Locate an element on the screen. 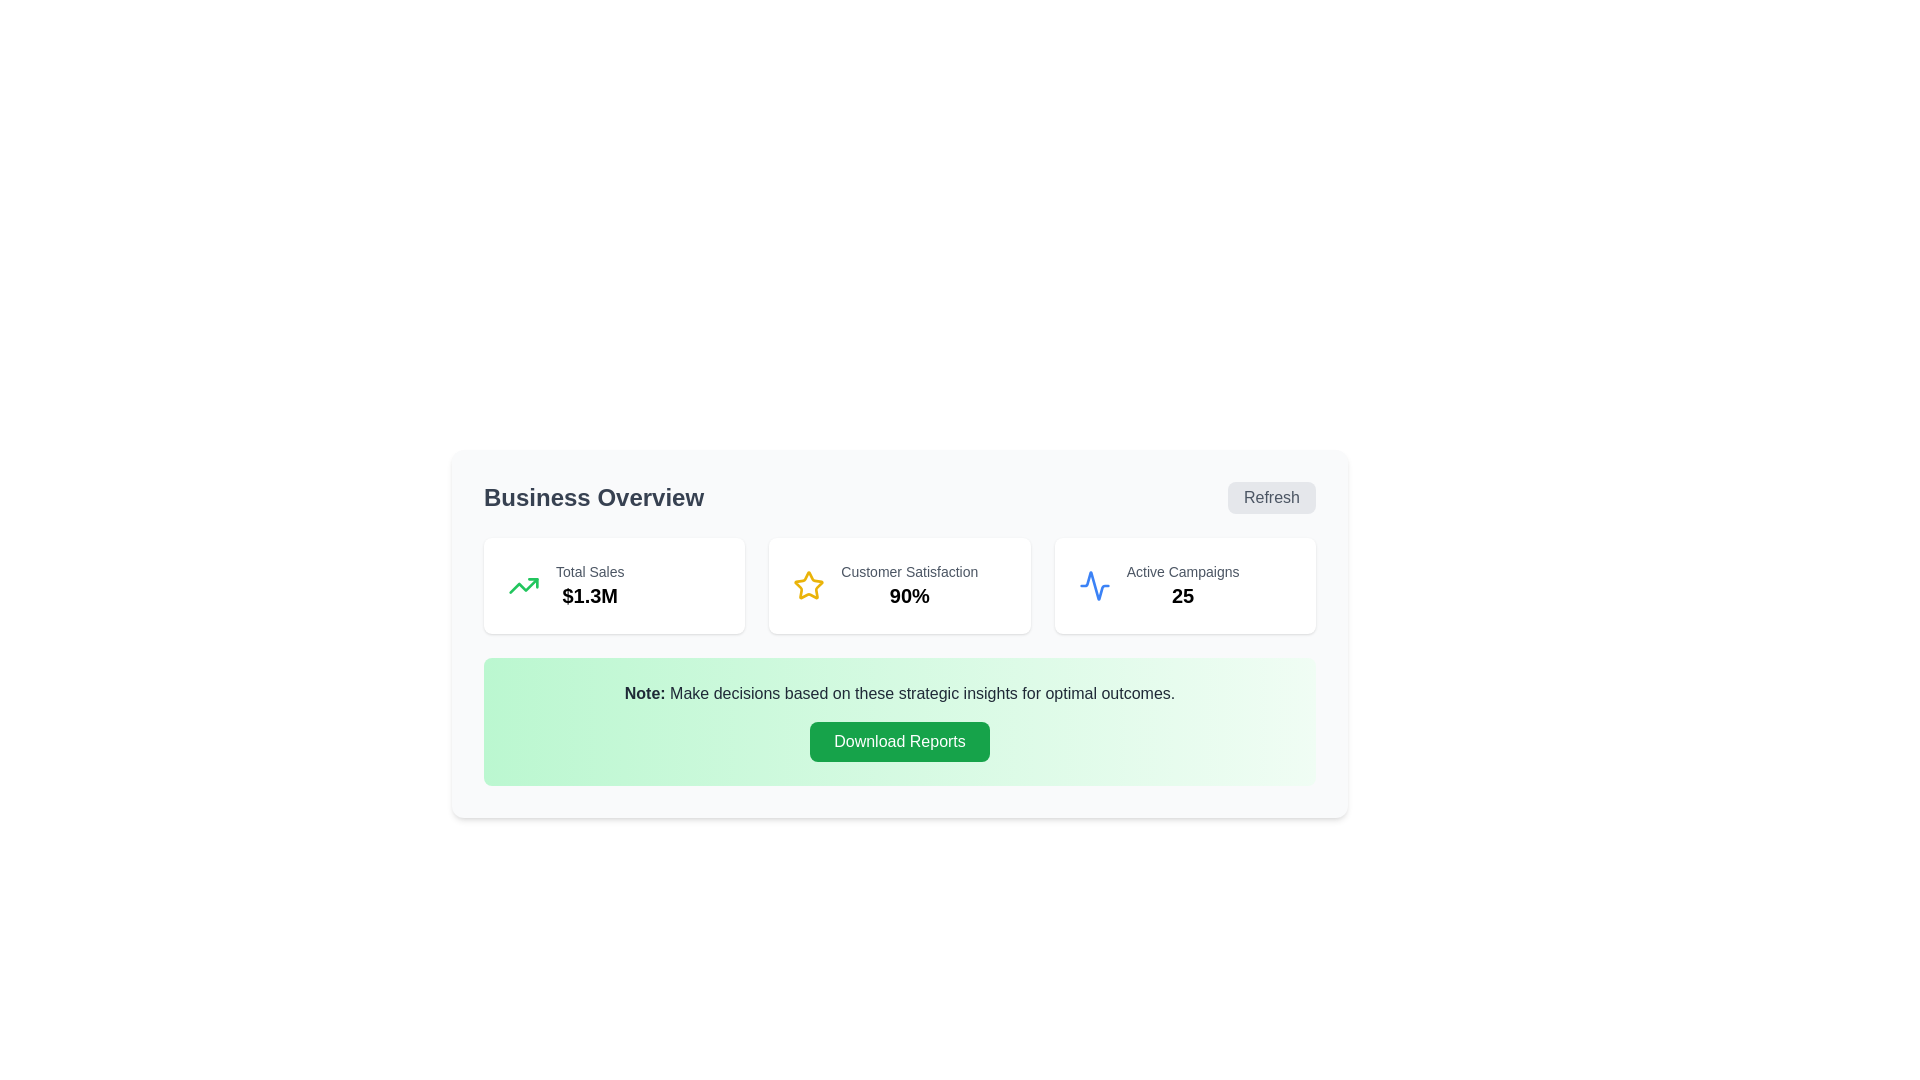 This screenshot has width=1920, height=1080. the descriptive Text label that provides context for the '90%' customer satisfaction metric located in the 'Customer Satisfaction' section of the interface is located at coordinates (908, 571).